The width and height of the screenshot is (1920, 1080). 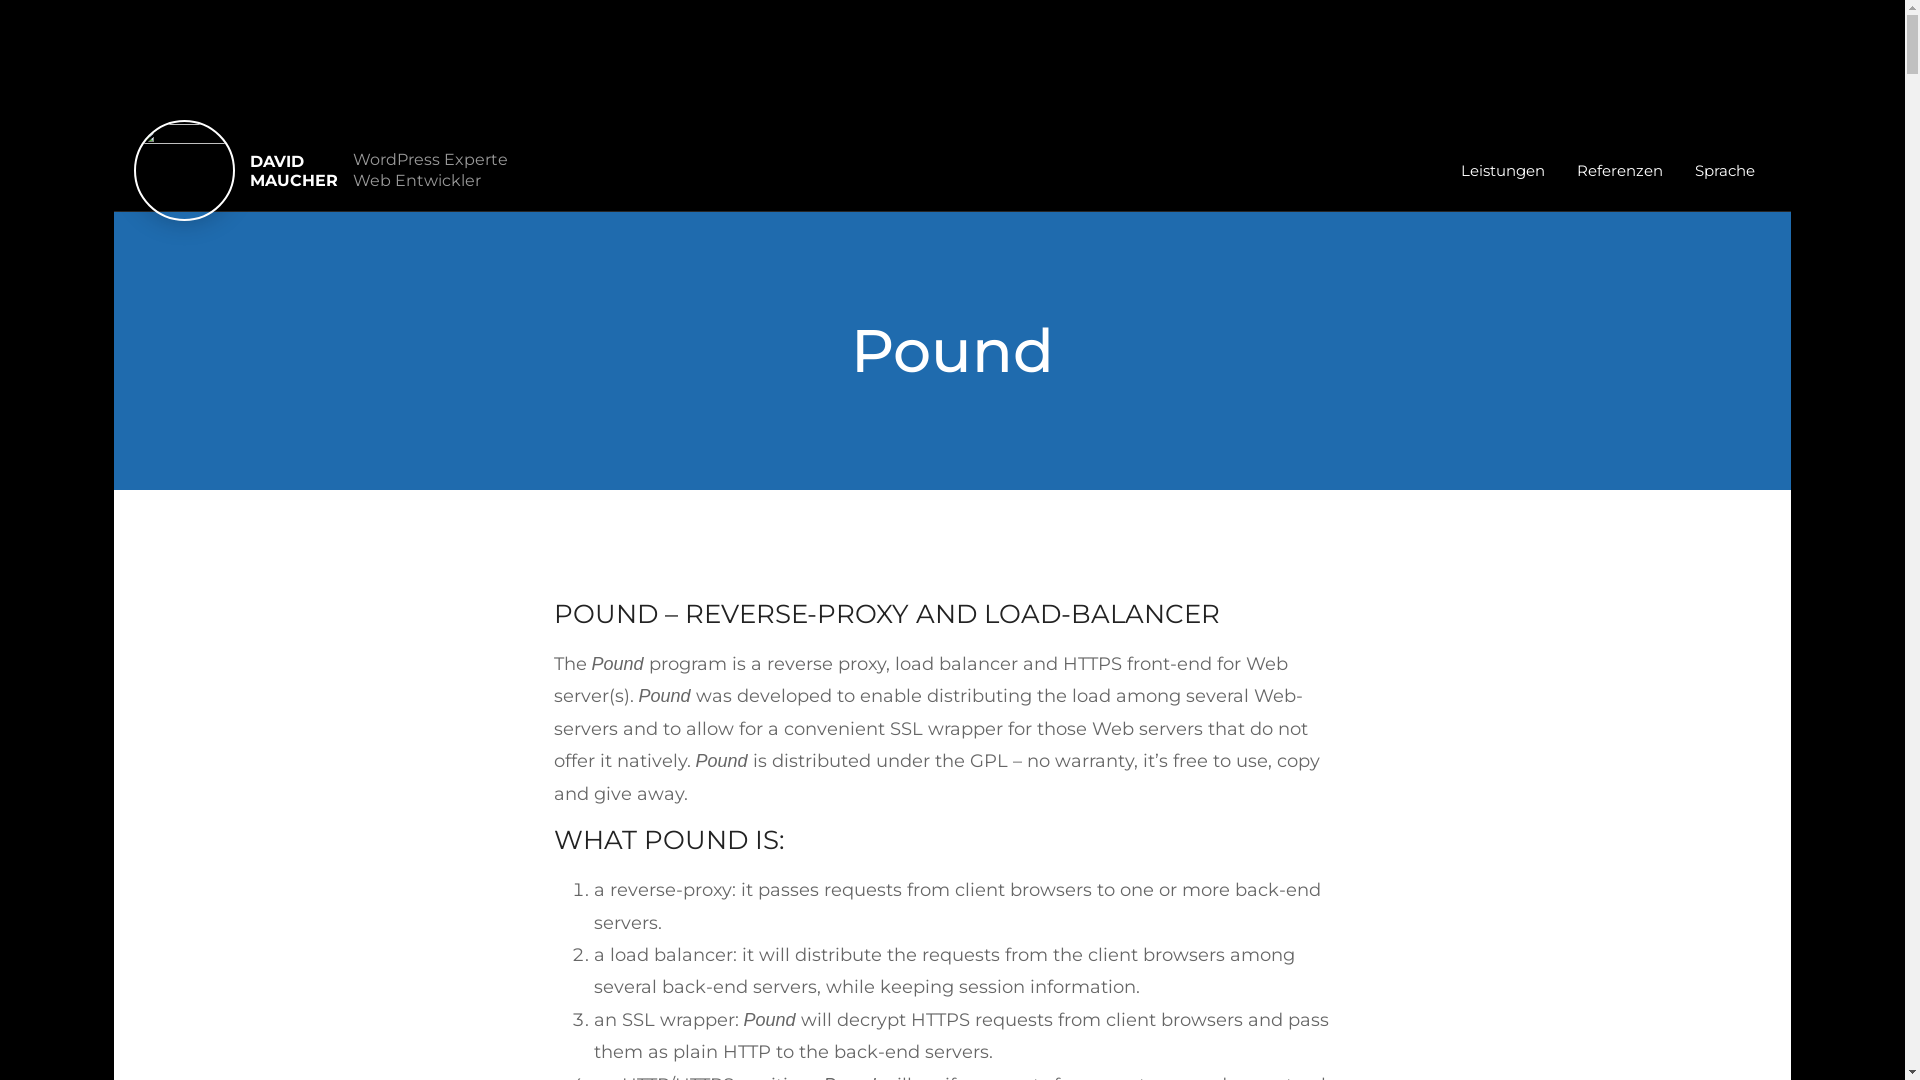 What do you see at coordinates (429, 168) in the screenshot?
I see `'WordPress Experte` at bounding box center [429, 168].